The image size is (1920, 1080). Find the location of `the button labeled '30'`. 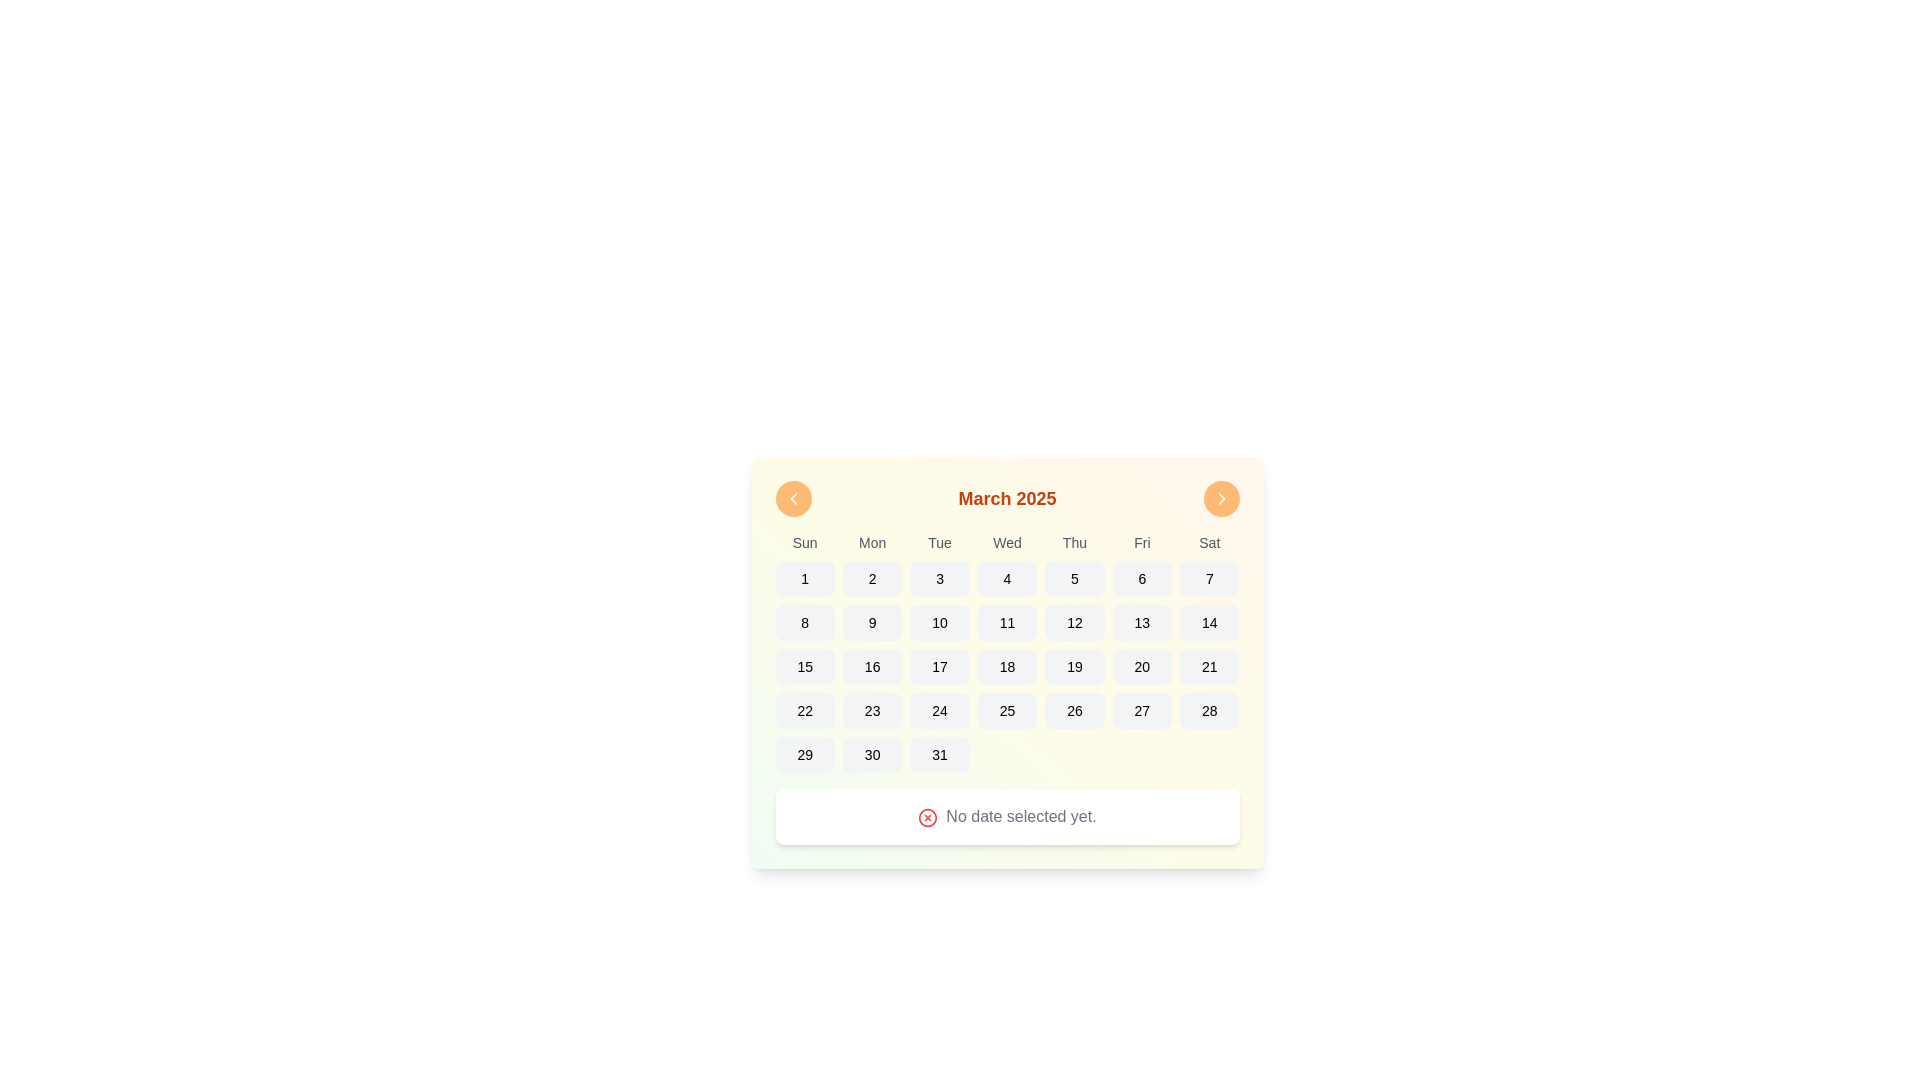

the button labeled '30' is located at coordinates (872, 755).